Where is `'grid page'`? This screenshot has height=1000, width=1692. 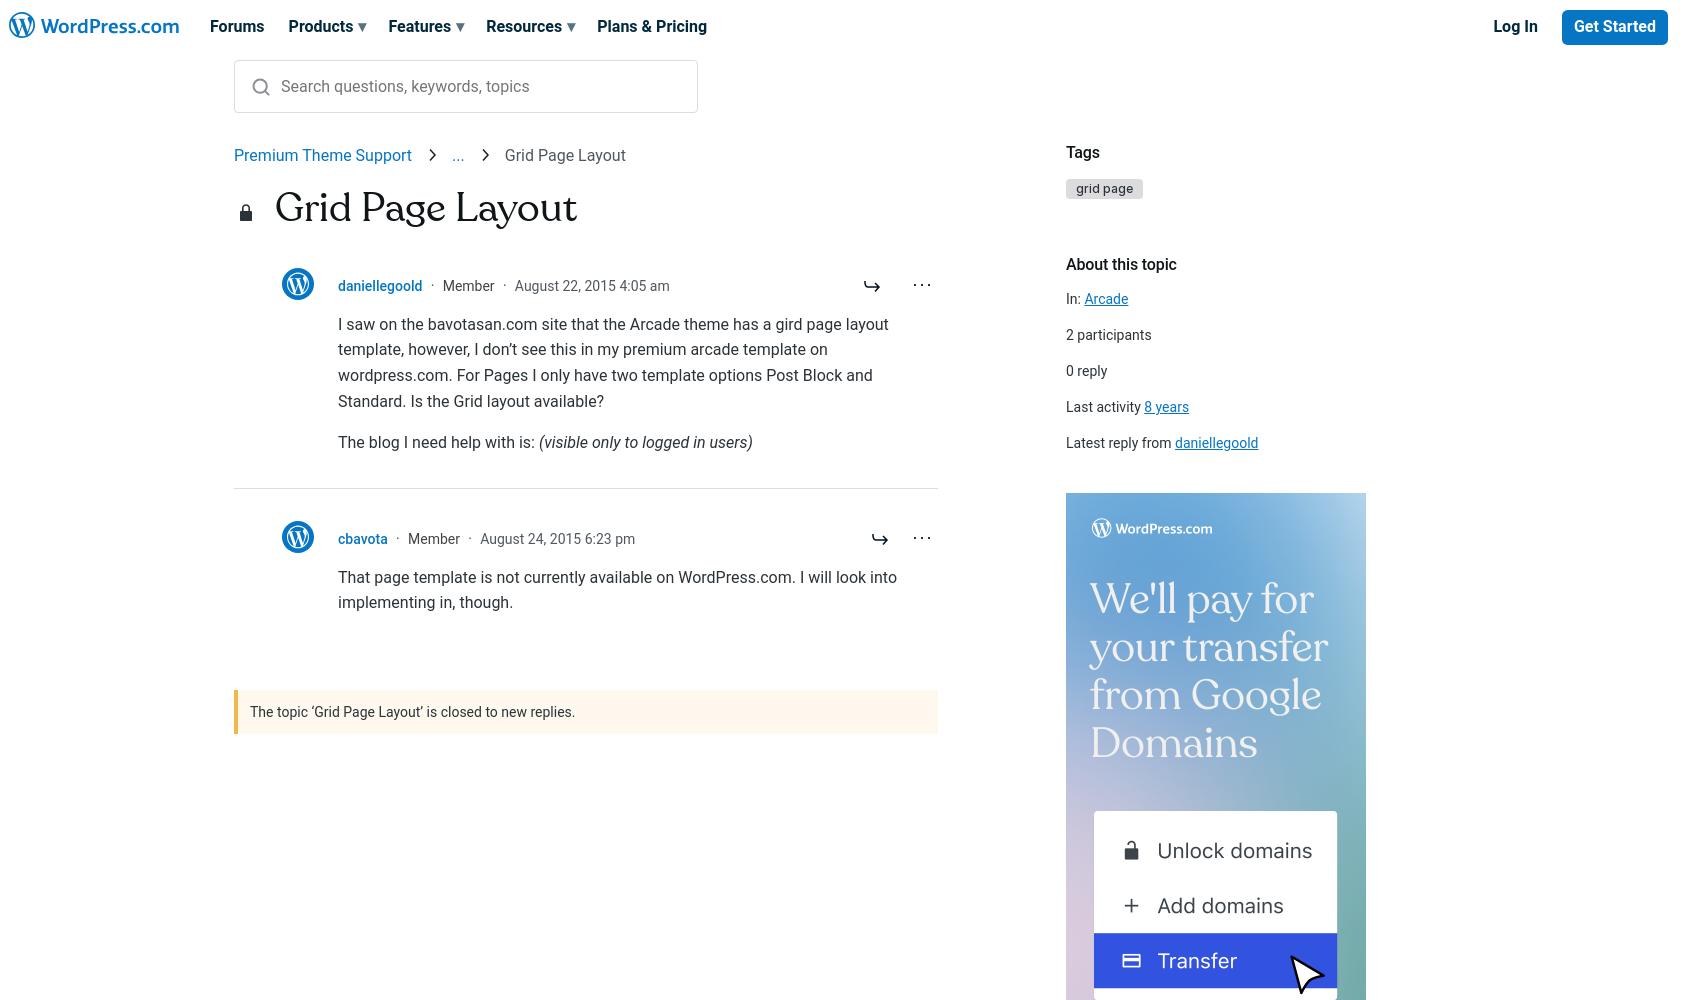 'grid page' is located at coordinates (1075, 188).